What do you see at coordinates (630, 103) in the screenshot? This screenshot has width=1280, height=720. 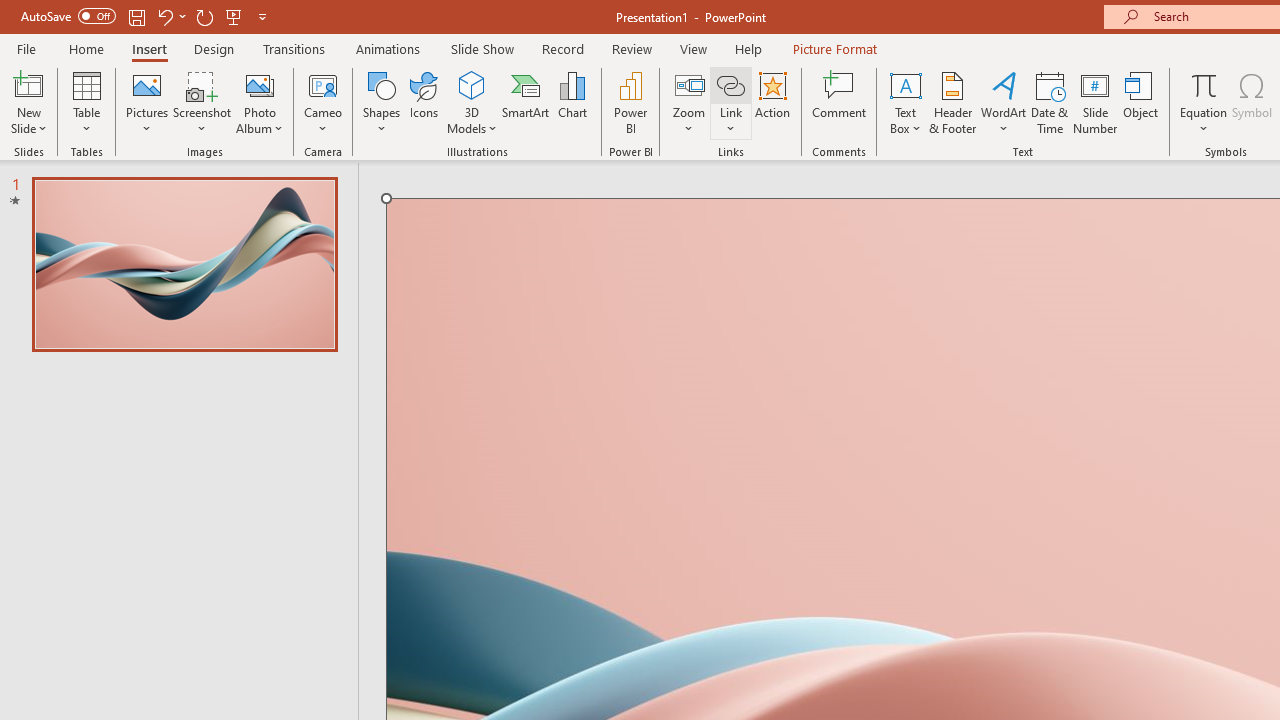 I see `'Power BI'` at bounding box center [630, 103].